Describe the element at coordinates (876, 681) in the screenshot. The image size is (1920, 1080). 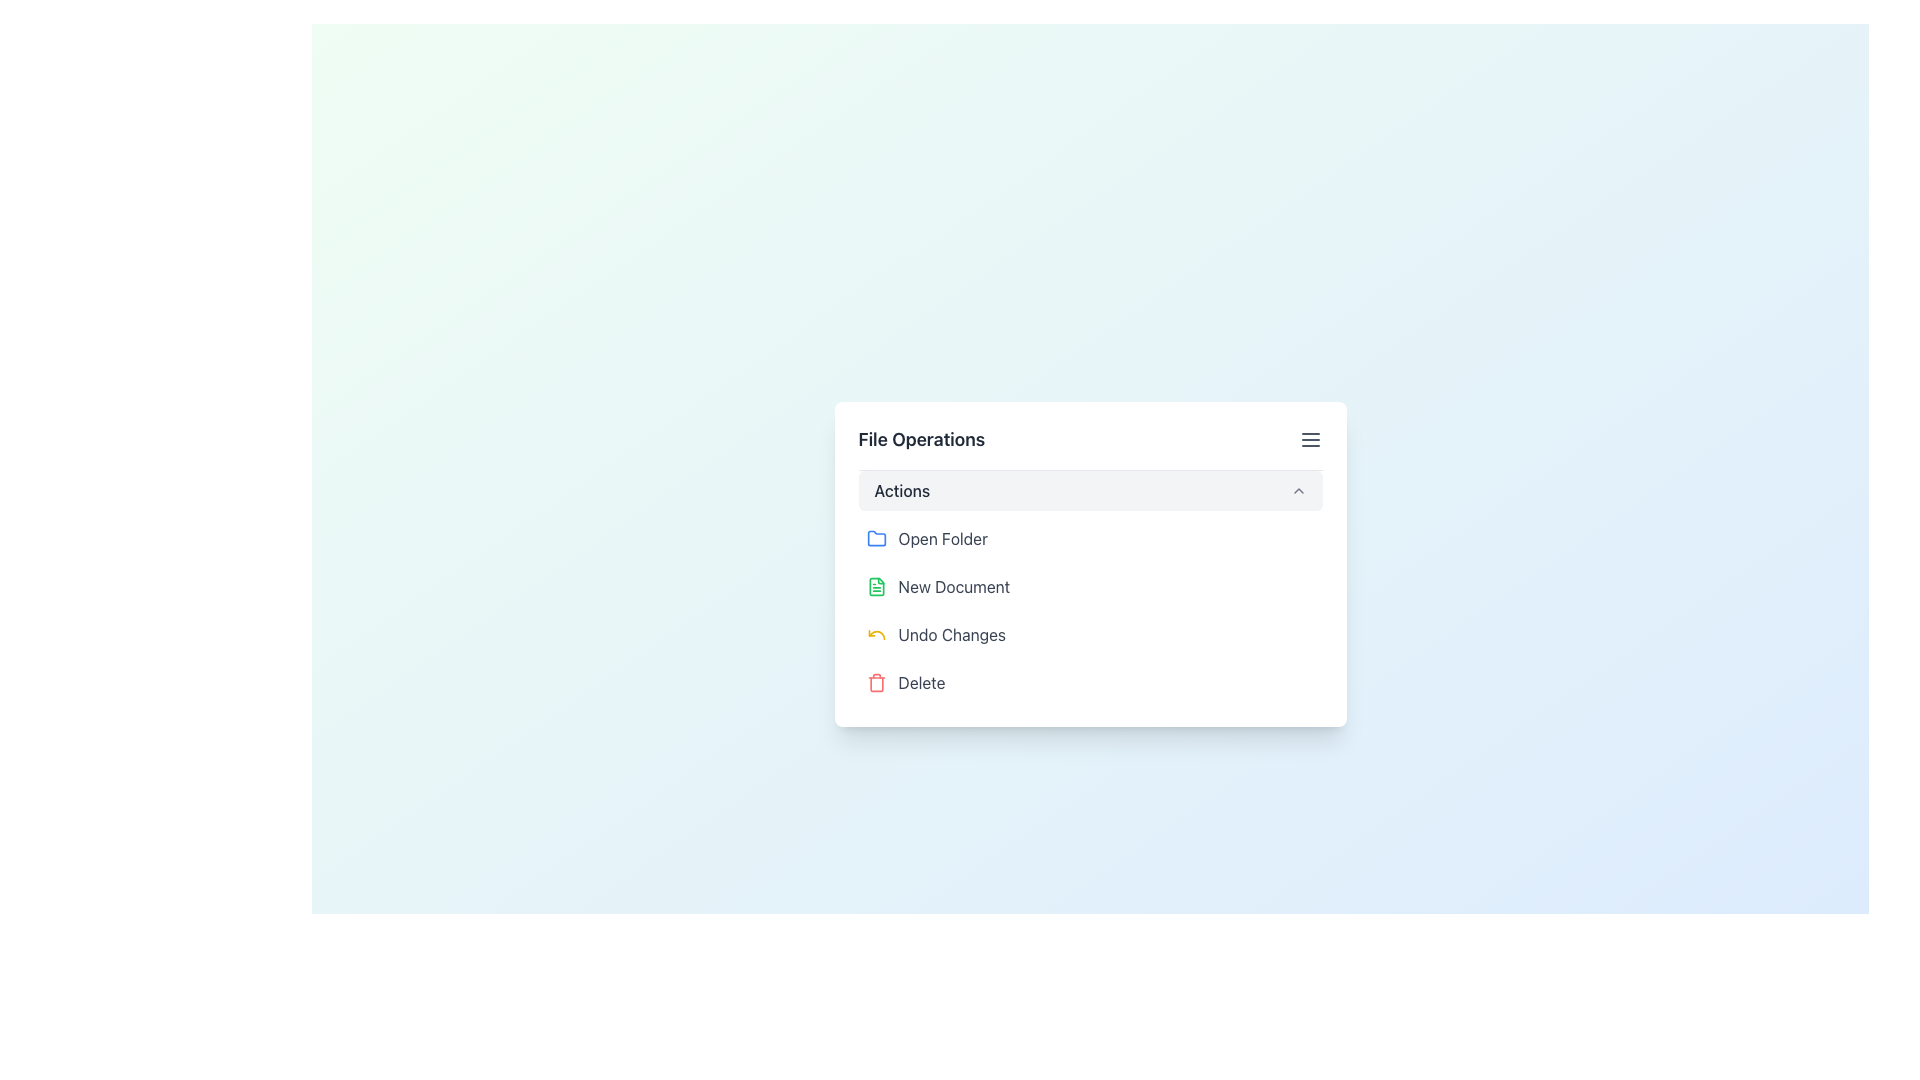
I see `the red trash bin icon located at the bottom of the 'File Operations' popup menu to initiate the delete action` at that location.